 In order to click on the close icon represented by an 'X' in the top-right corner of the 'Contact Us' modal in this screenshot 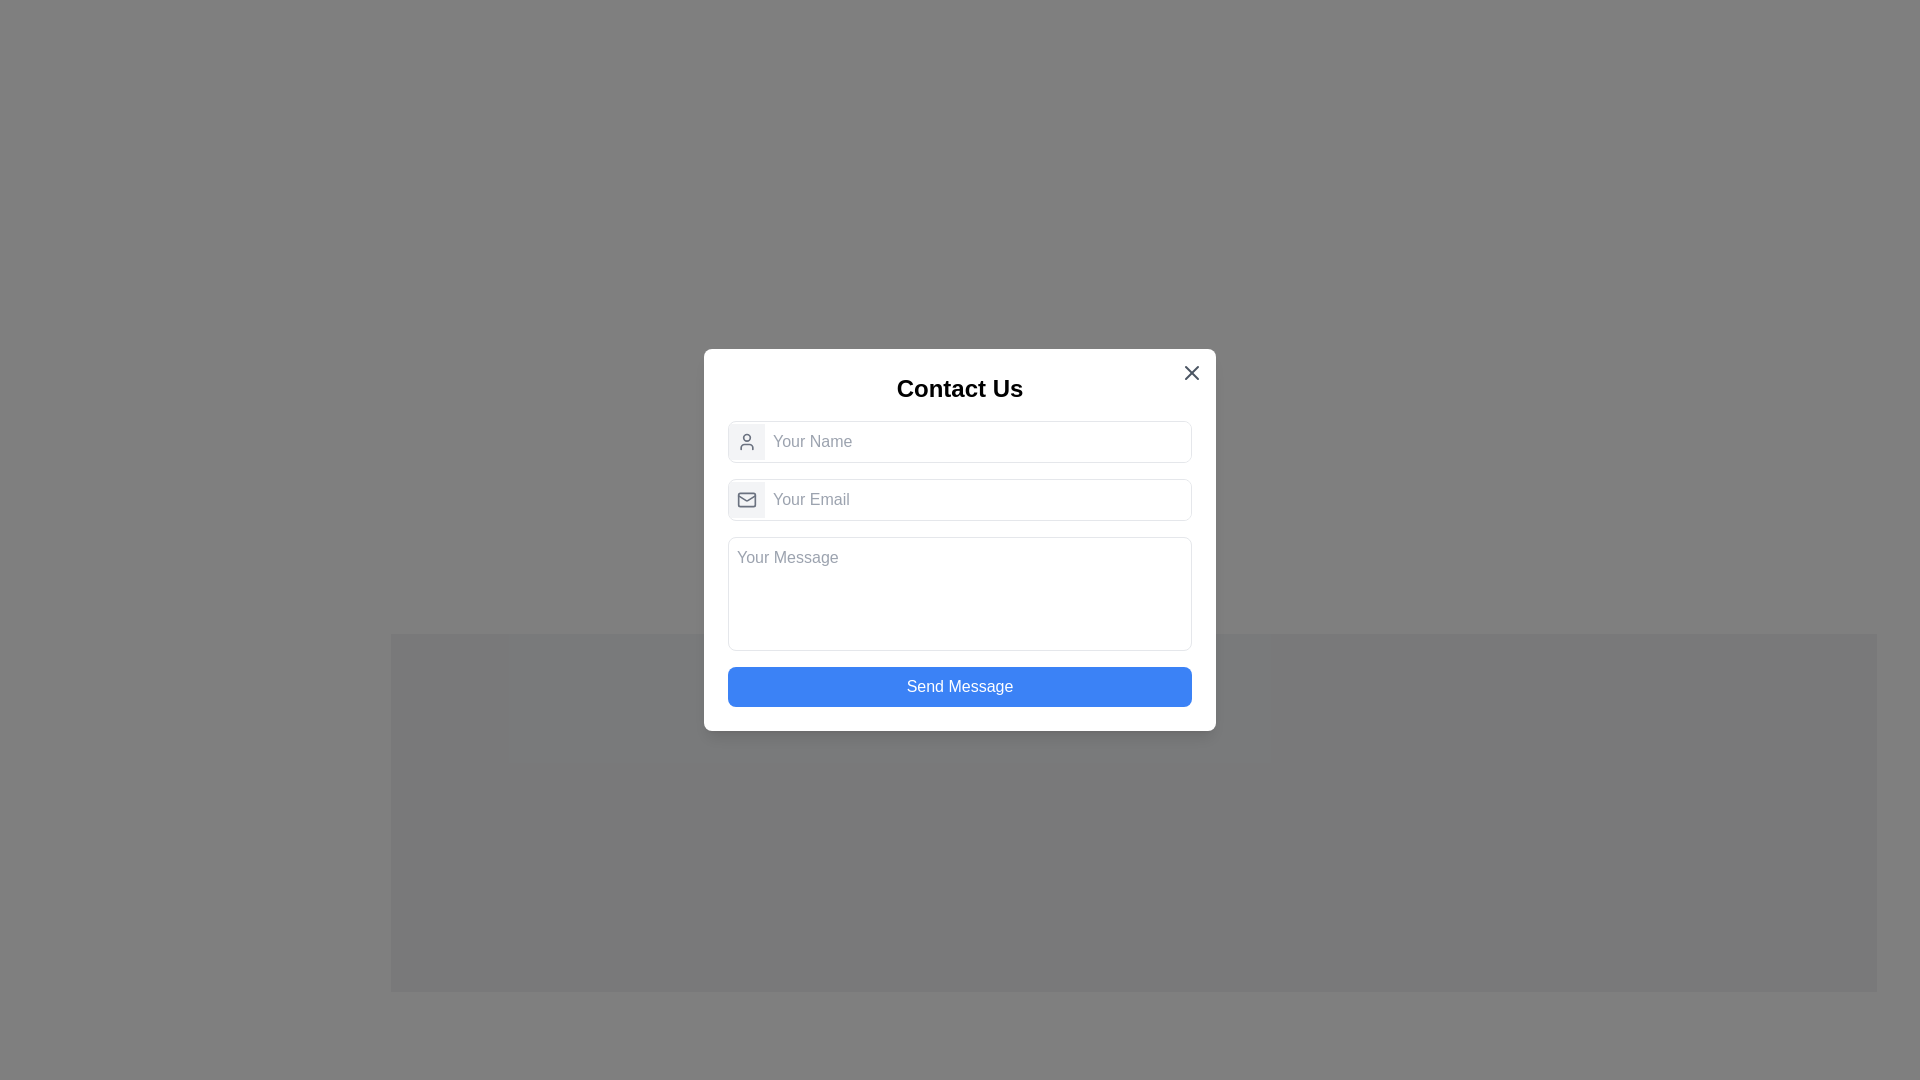, I will do `click(1191, 373)`.